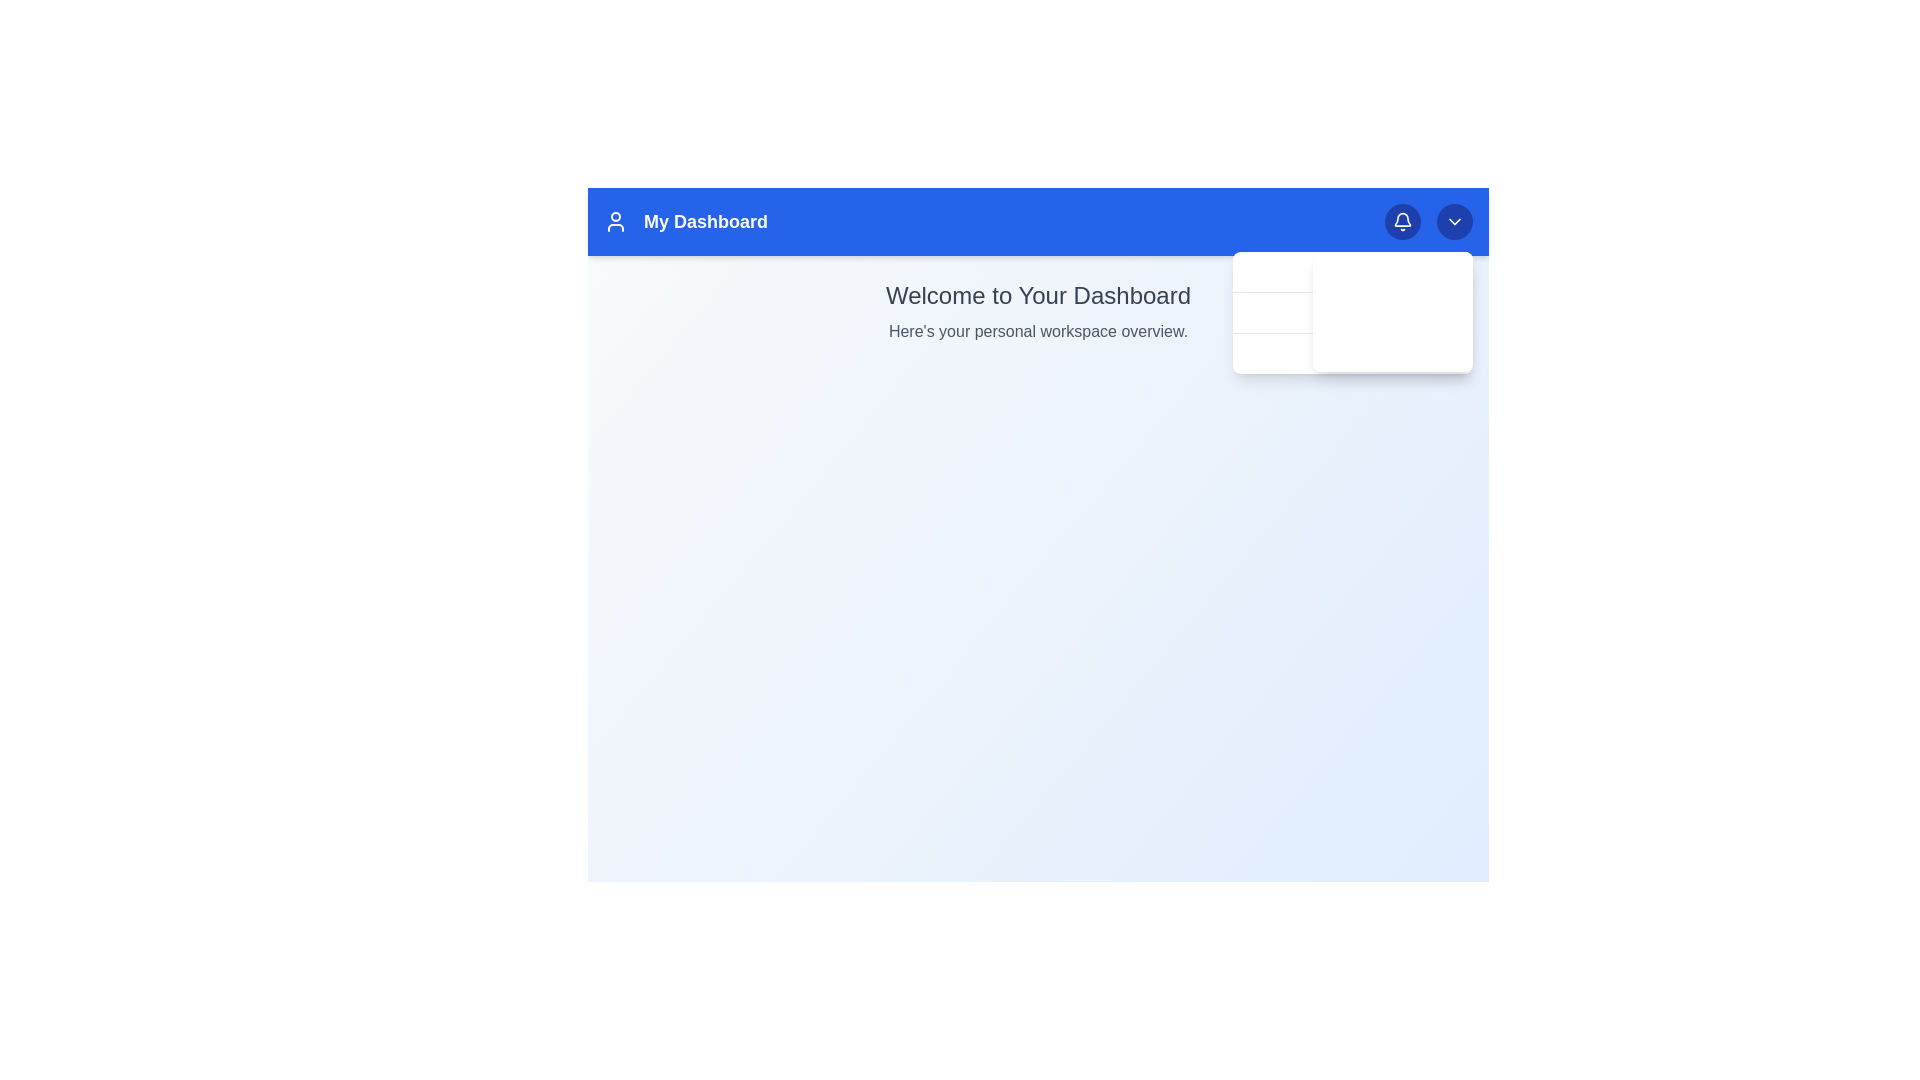 This screenshot has width=1920, height=1080. Describe the element at coordinates (1401, 222) in the screenshot. I see `the circular notification button with a bell icon located in the upper-right corner, adjacent to the dropdown menu` at that location.